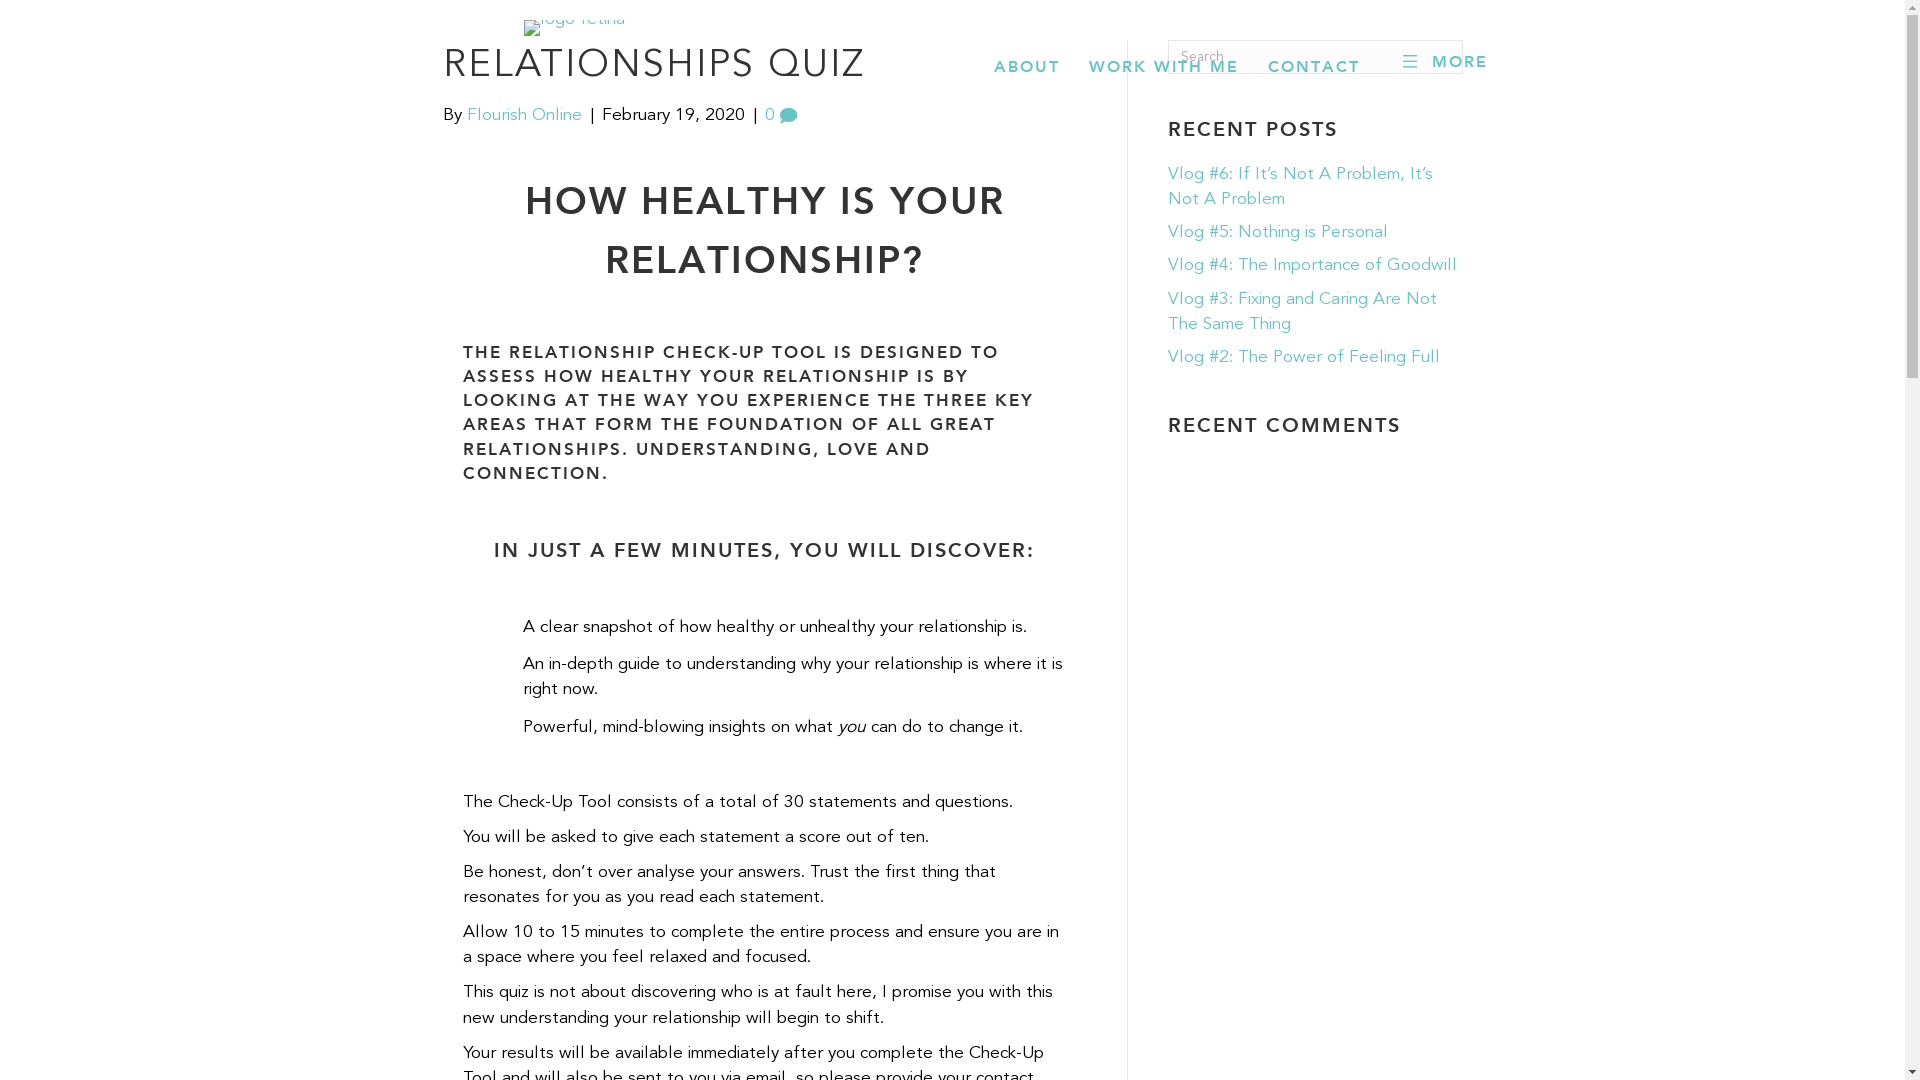  I want to click on 'ABOUT', so click(979, 64).